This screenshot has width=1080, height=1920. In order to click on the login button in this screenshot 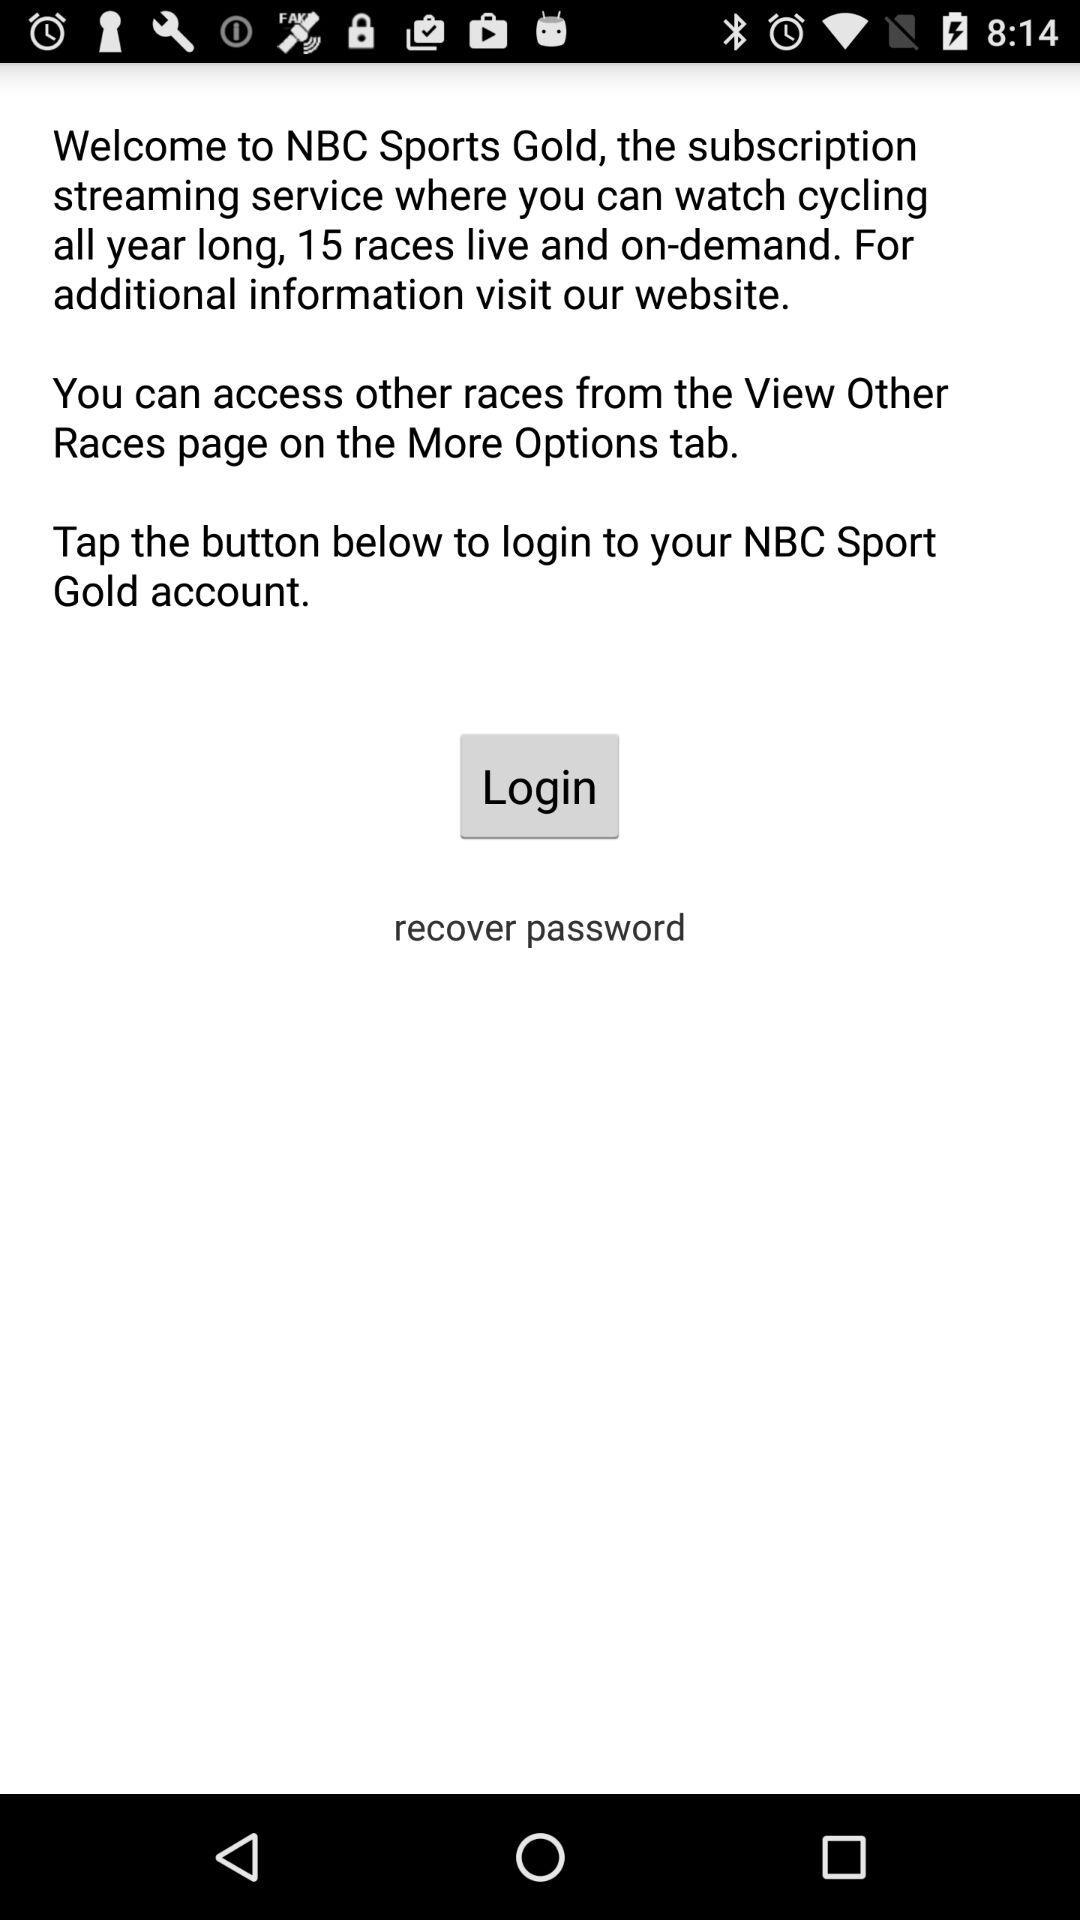, I will do `click(538, 785)`.